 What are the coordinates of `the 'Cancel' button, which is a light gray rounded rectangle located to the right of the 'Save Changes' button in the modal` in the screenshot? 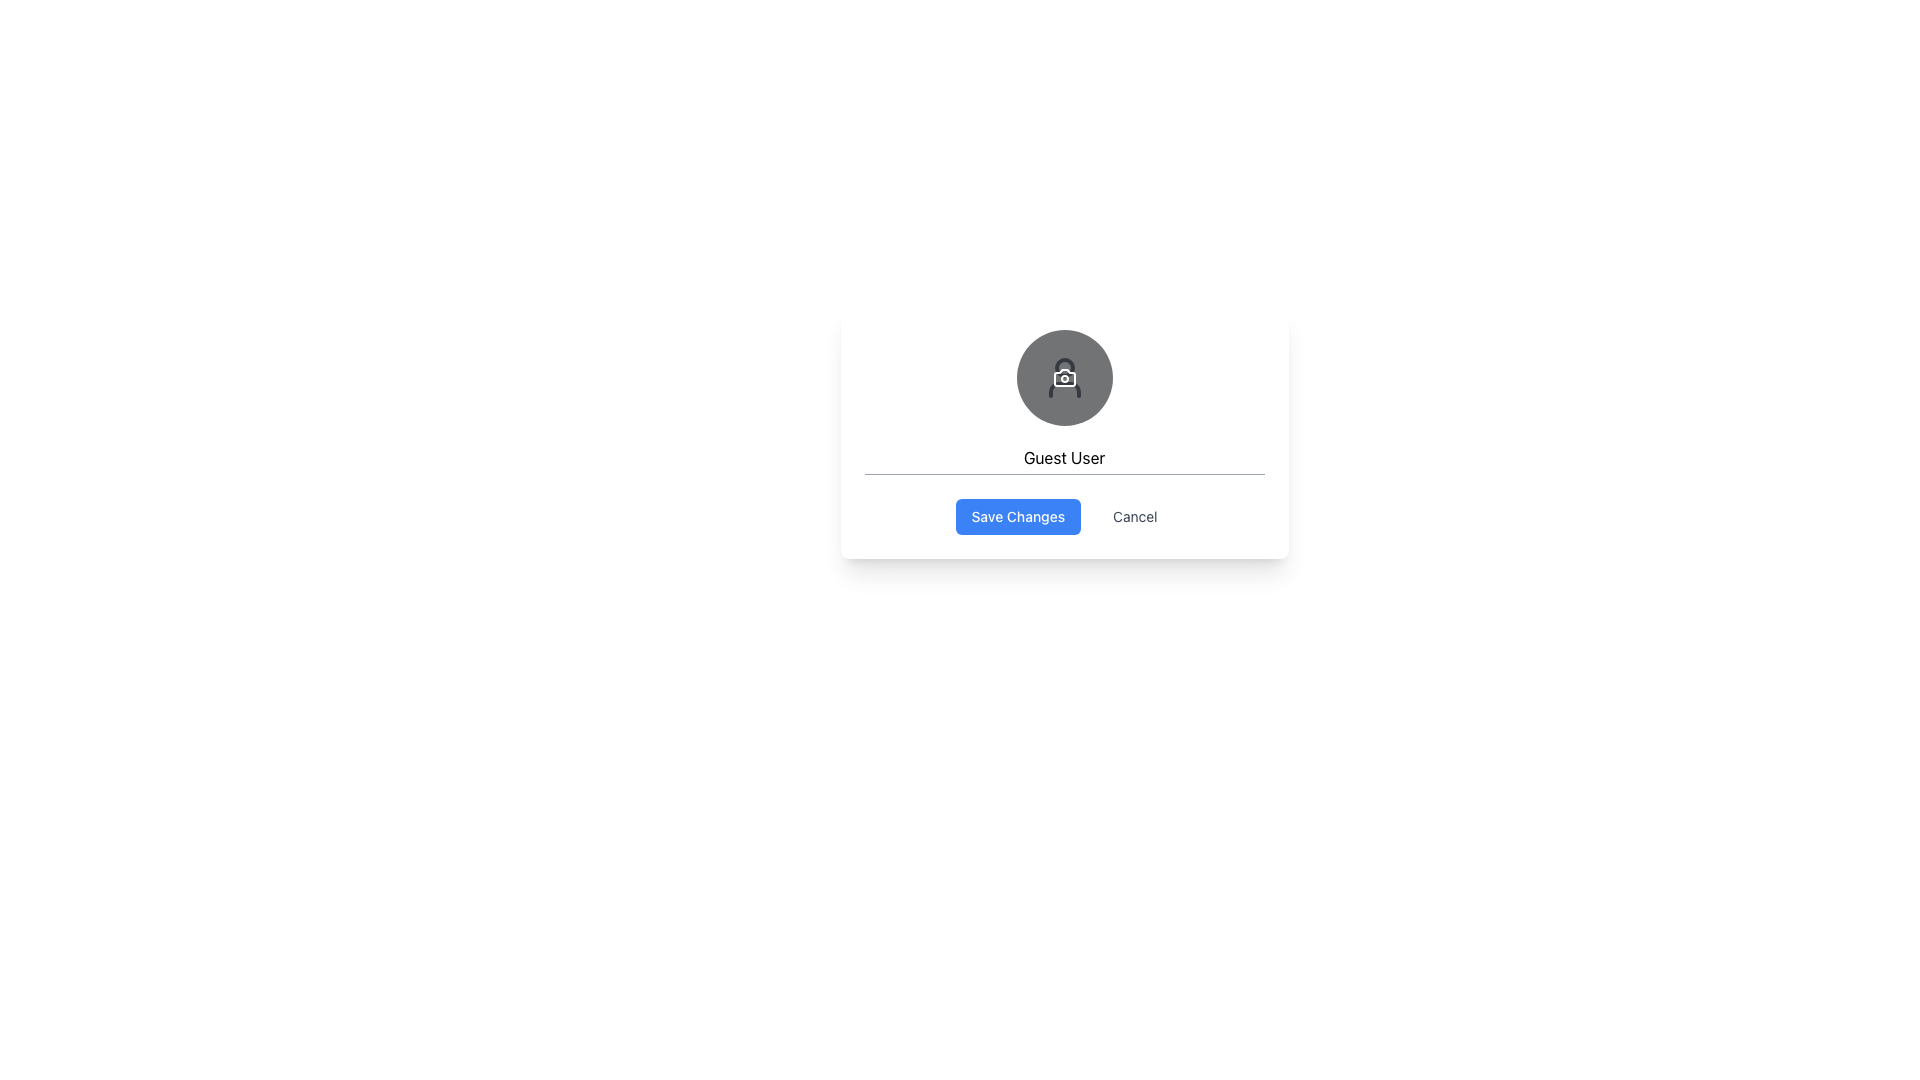 It's located at (1135, 515).